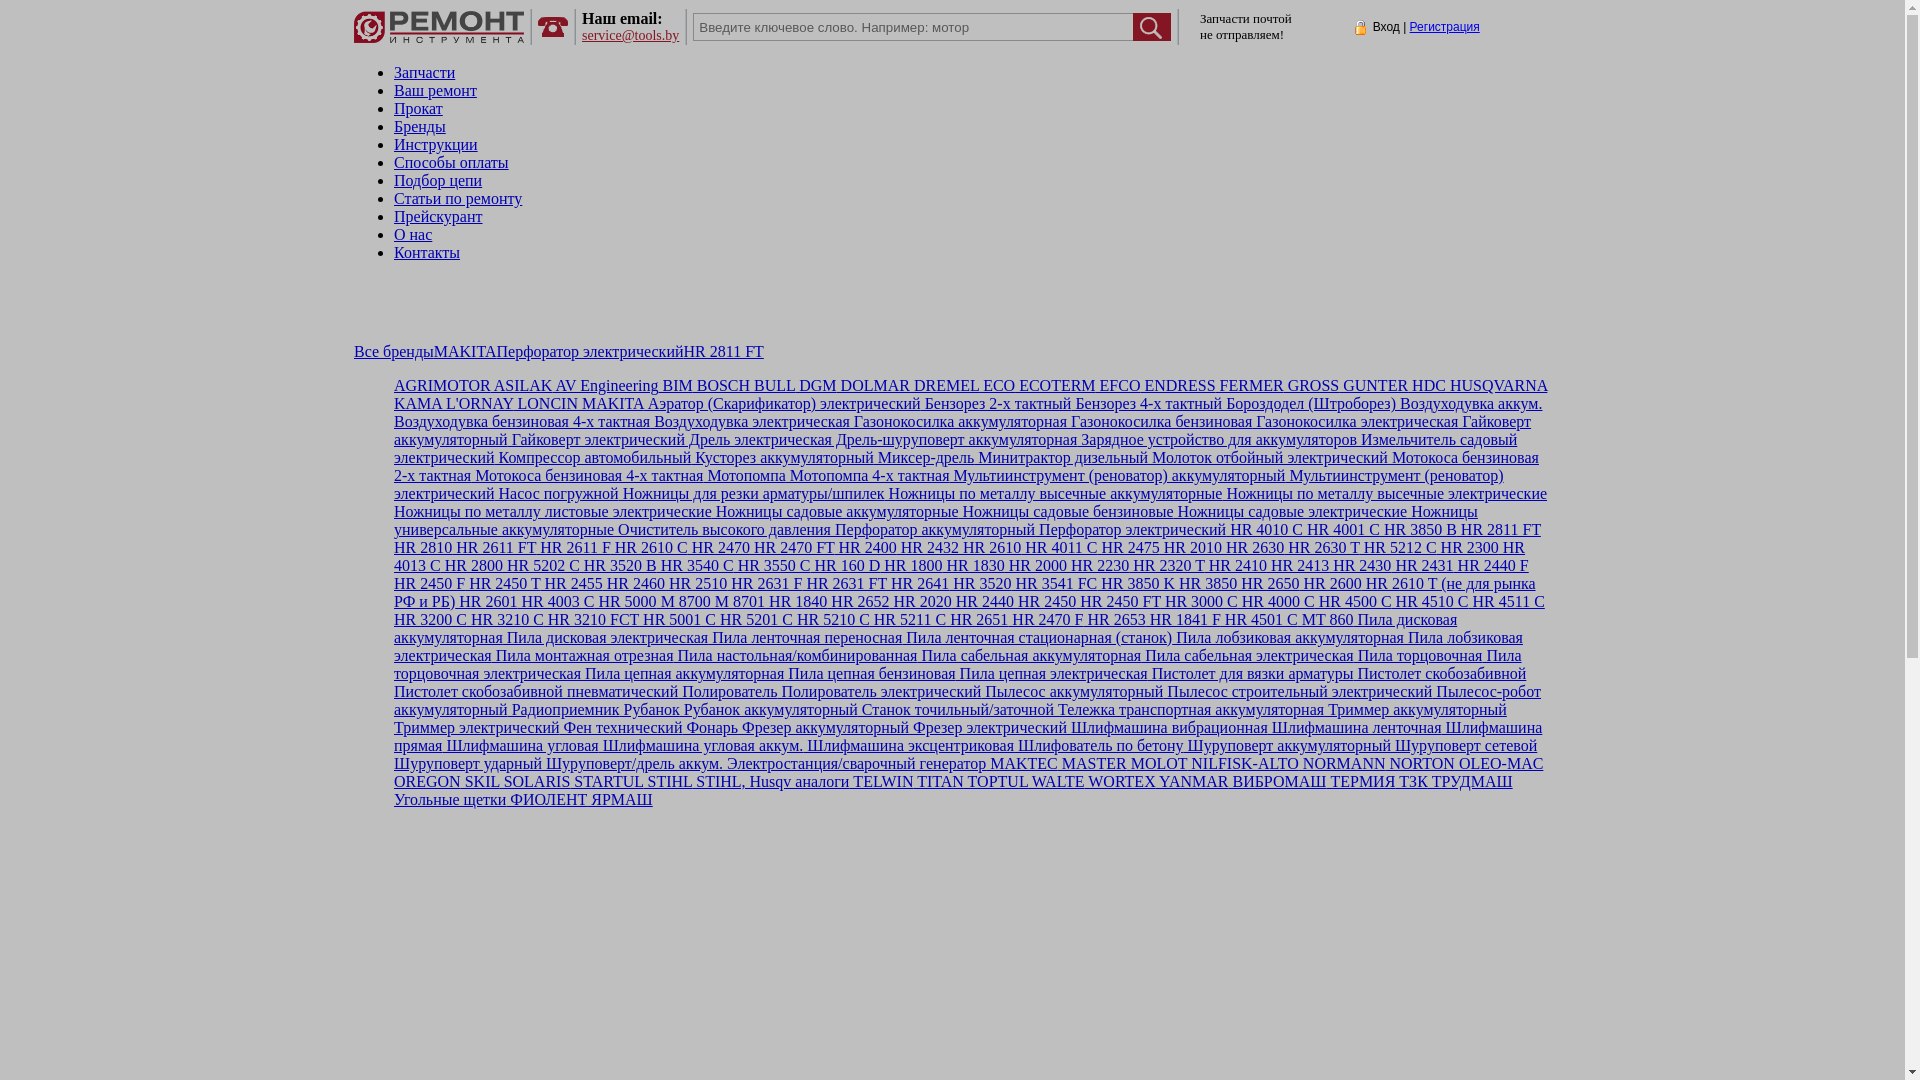 Image resolution: width=1920 pixels, height=1080 pixels. Describe the element at coordinates (1457, 528) in the screenshot. I see `'HR 2811 FT'` at that location.